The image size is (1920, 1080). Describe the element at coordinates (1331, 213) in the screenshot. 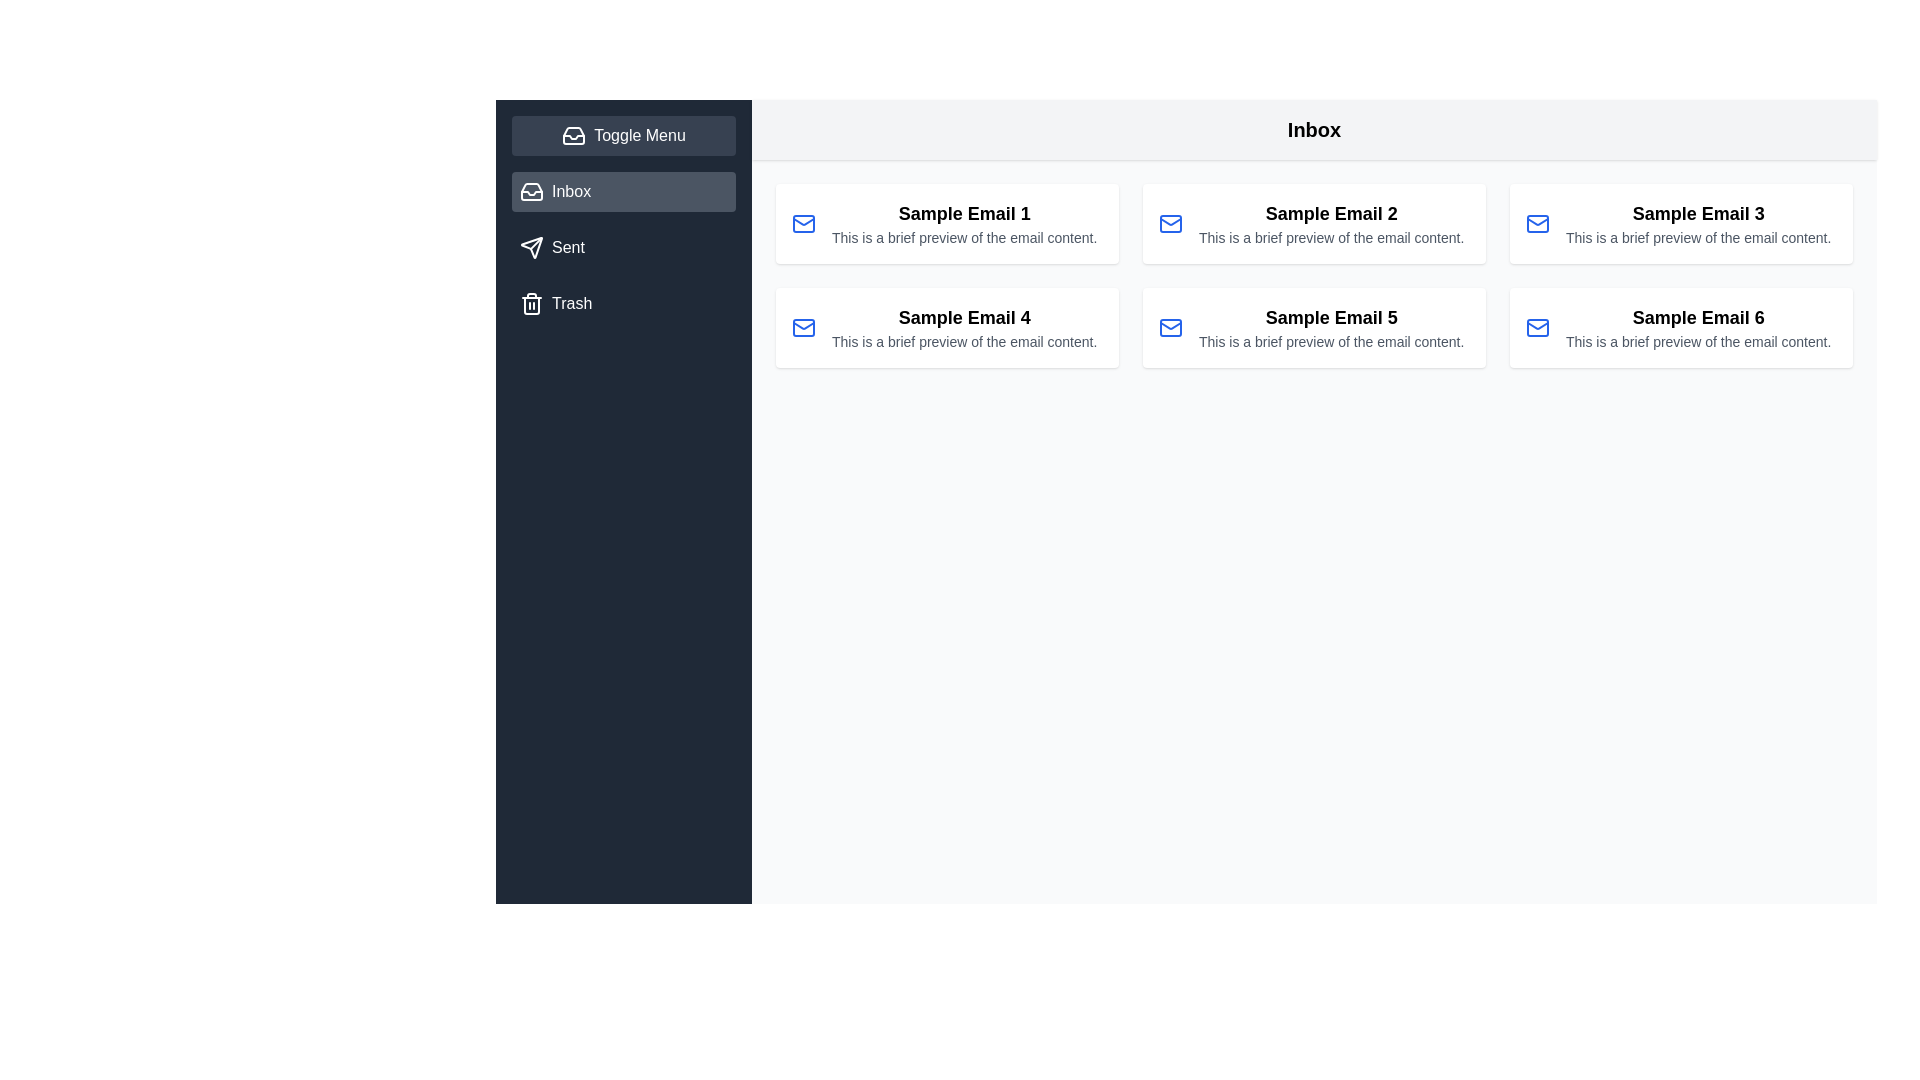

I see `text displayed on the 'Sample Email 2' label, which is a medium-large bold font text located in the second column of the email previews grid` at that location.